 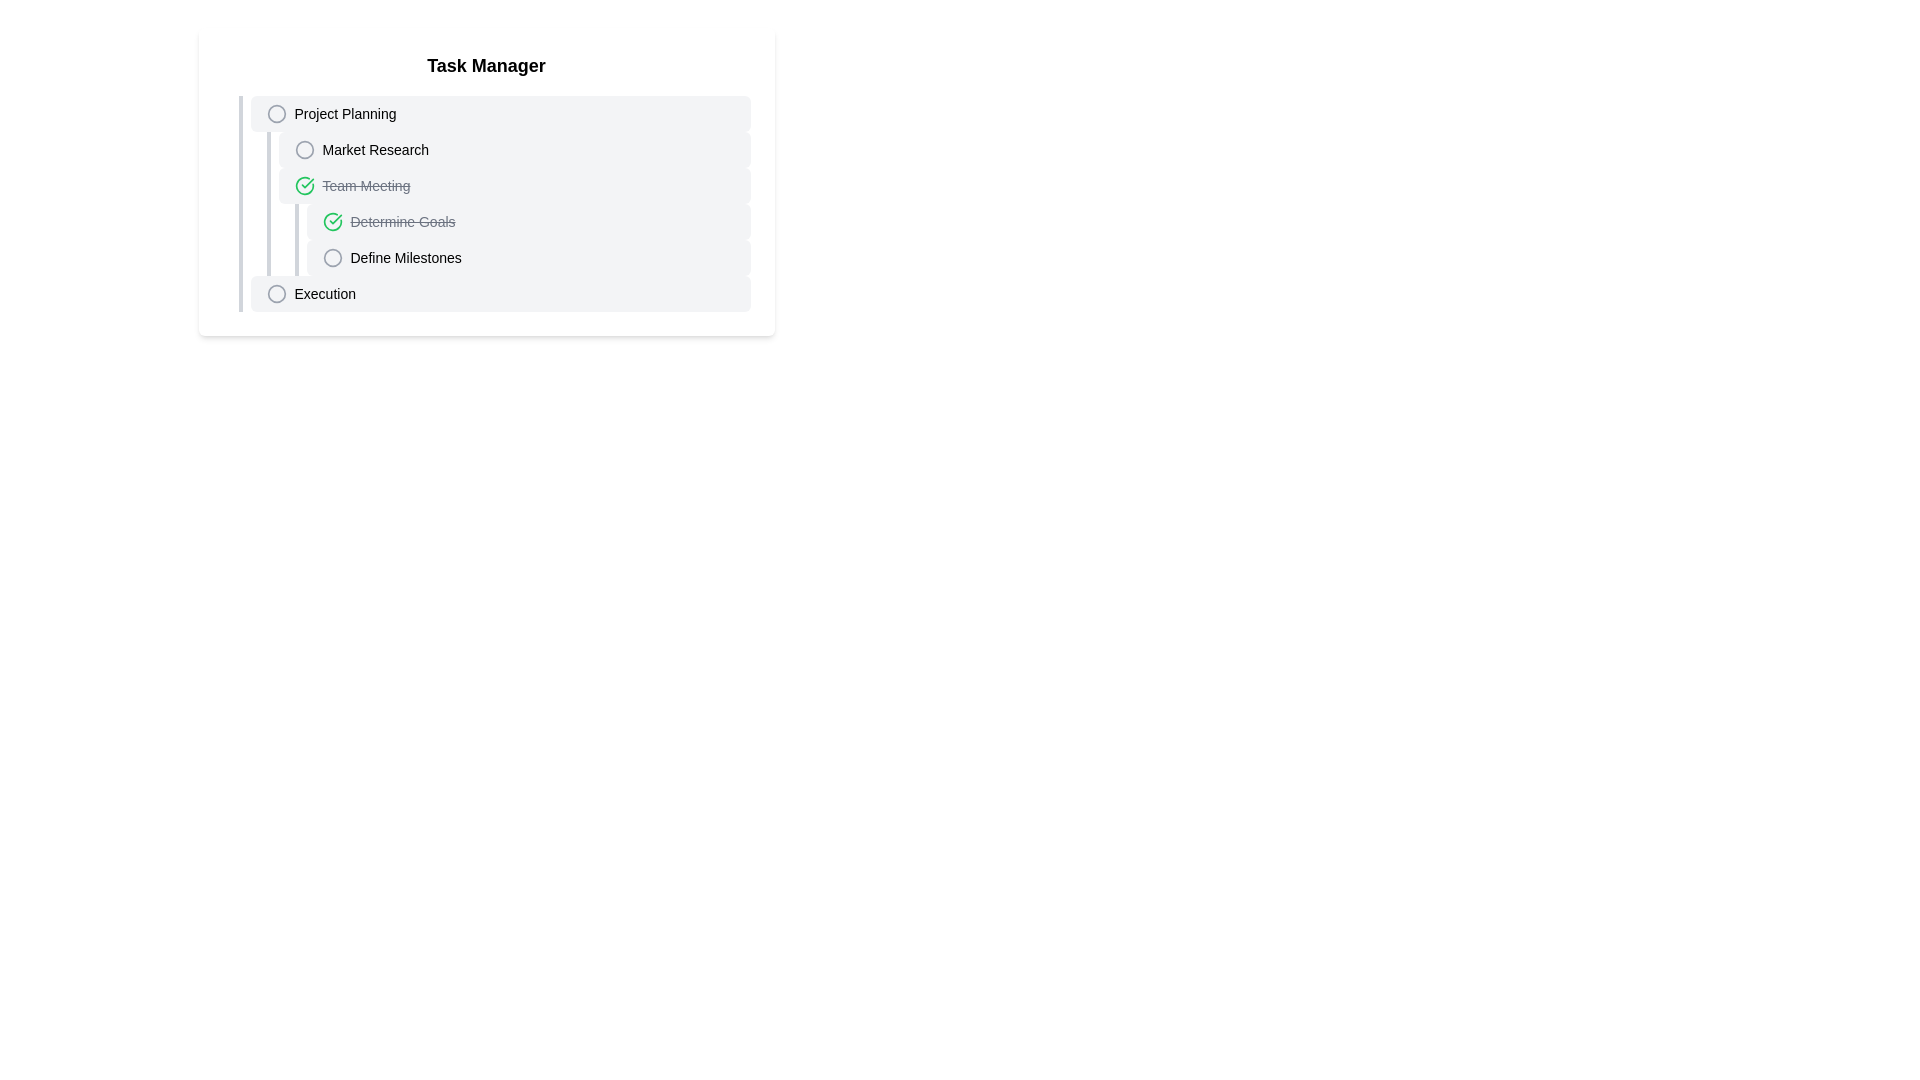 What do you see at coordinates (528, 222) in the screenshot?
I see `the completed task item 'Determine Goals'` at bounding box center [528, 222].